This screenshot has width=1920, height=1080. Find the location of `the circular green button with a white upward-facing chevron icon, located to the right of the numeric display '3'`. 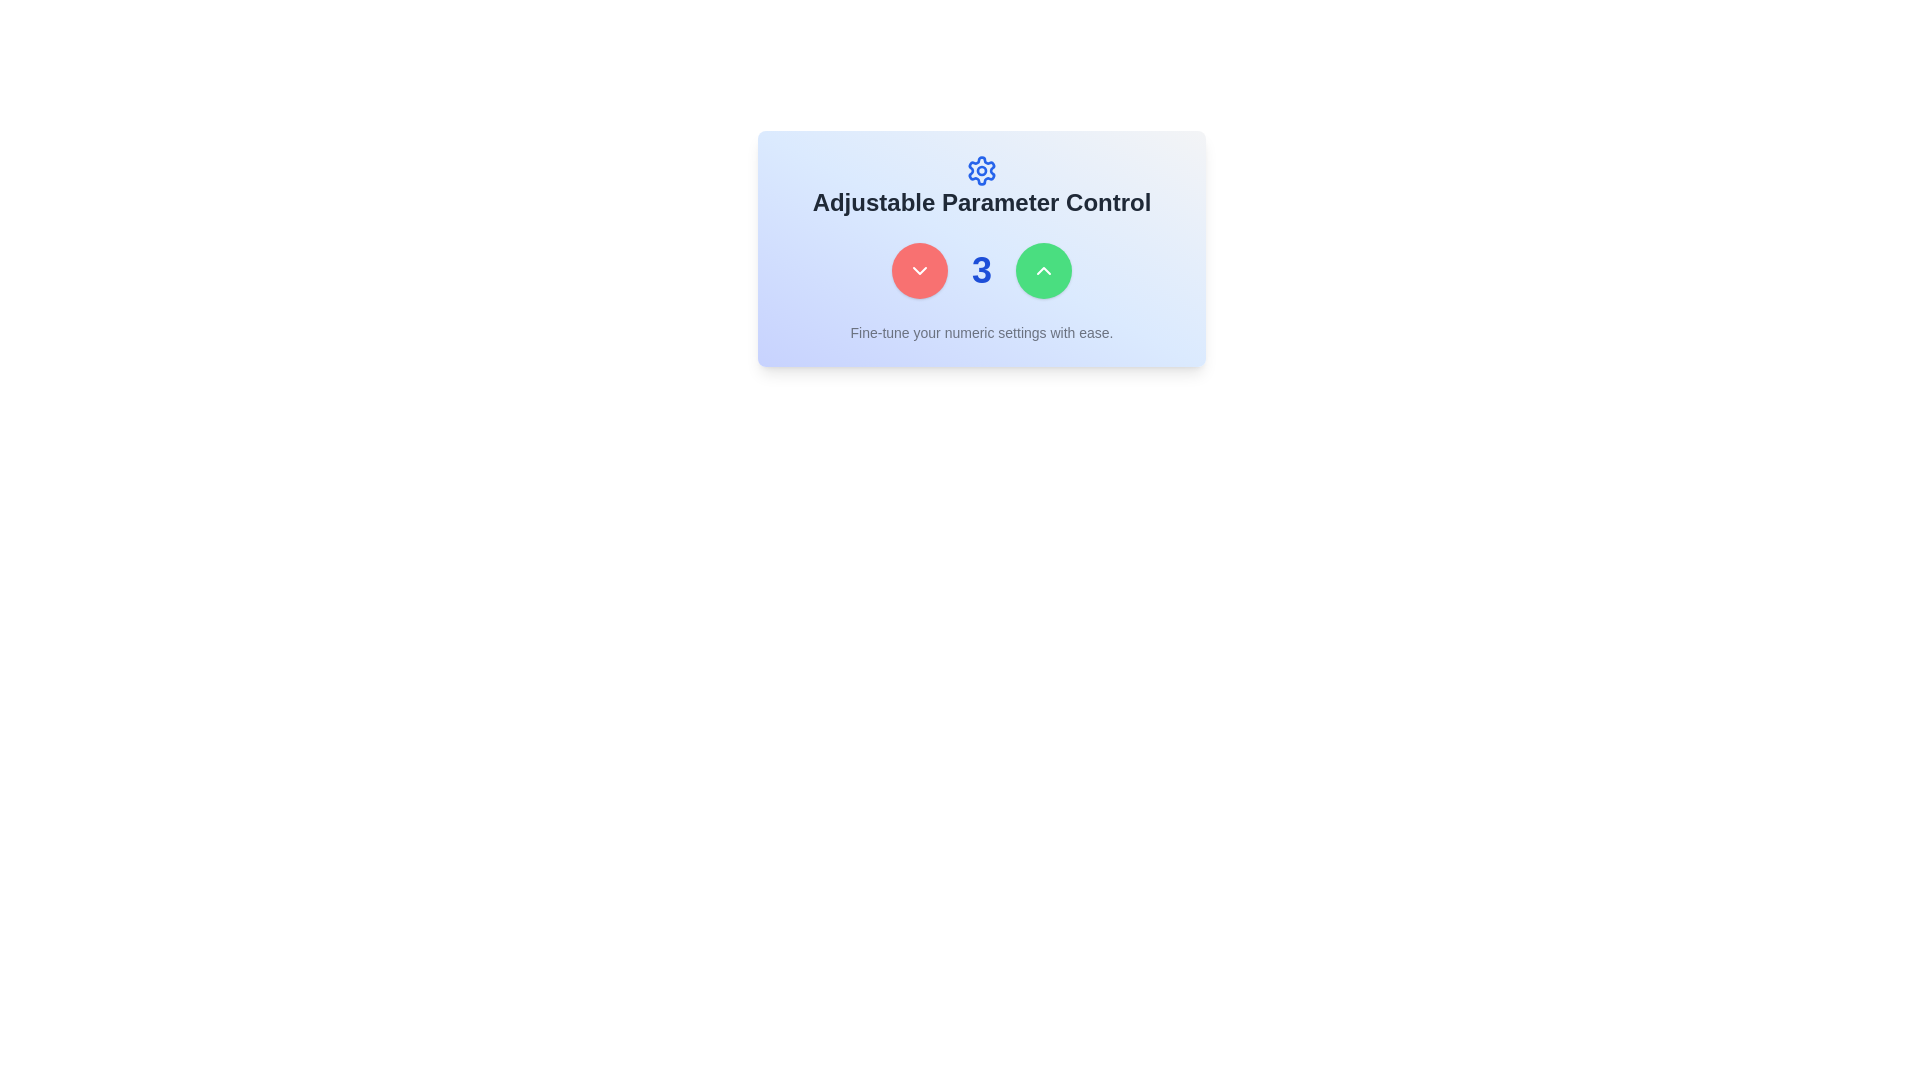

the circular green button with a white upward-facing chevron icon, located to the right of the numeric display '3' is located at coordinates (1043, 270).